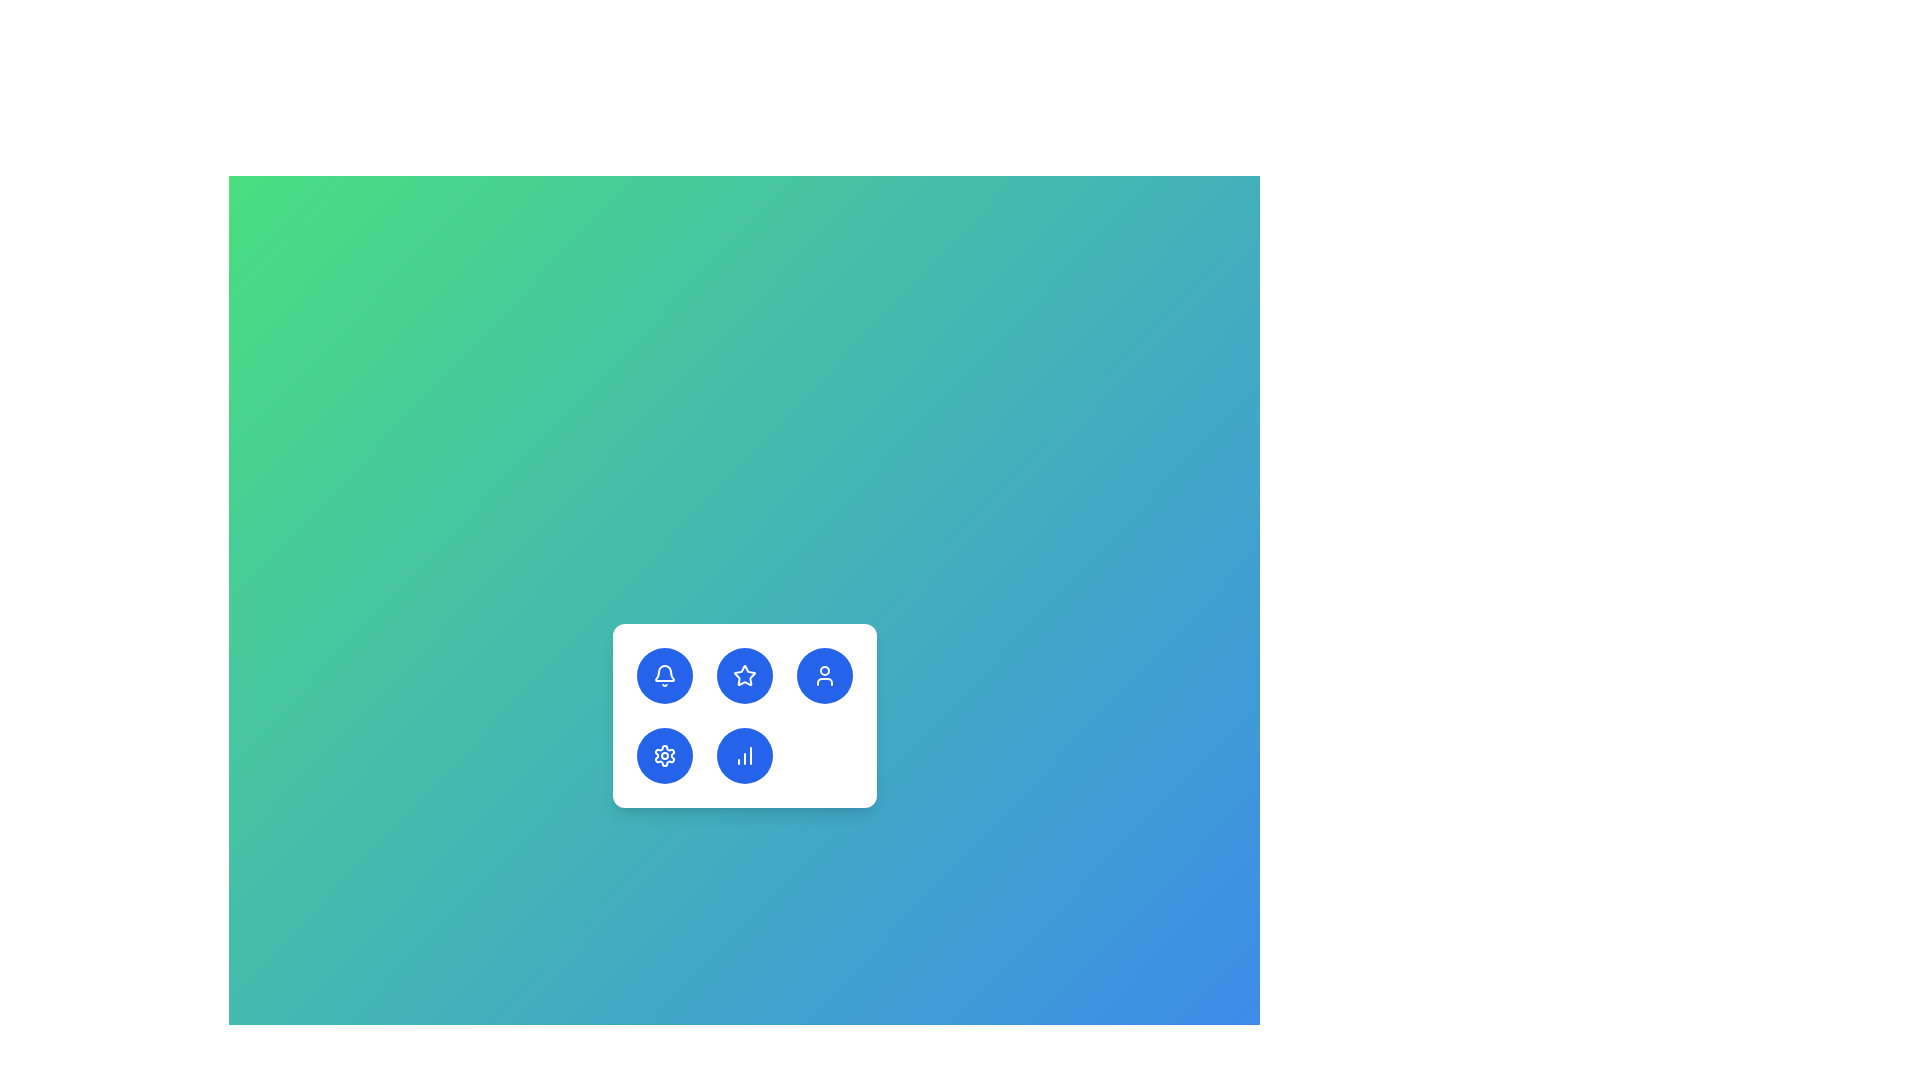 The image size is (1920, 1080). I want to click on the user profile icon button located in the top-right corner of the set of five circular icons, so click(824, 675).